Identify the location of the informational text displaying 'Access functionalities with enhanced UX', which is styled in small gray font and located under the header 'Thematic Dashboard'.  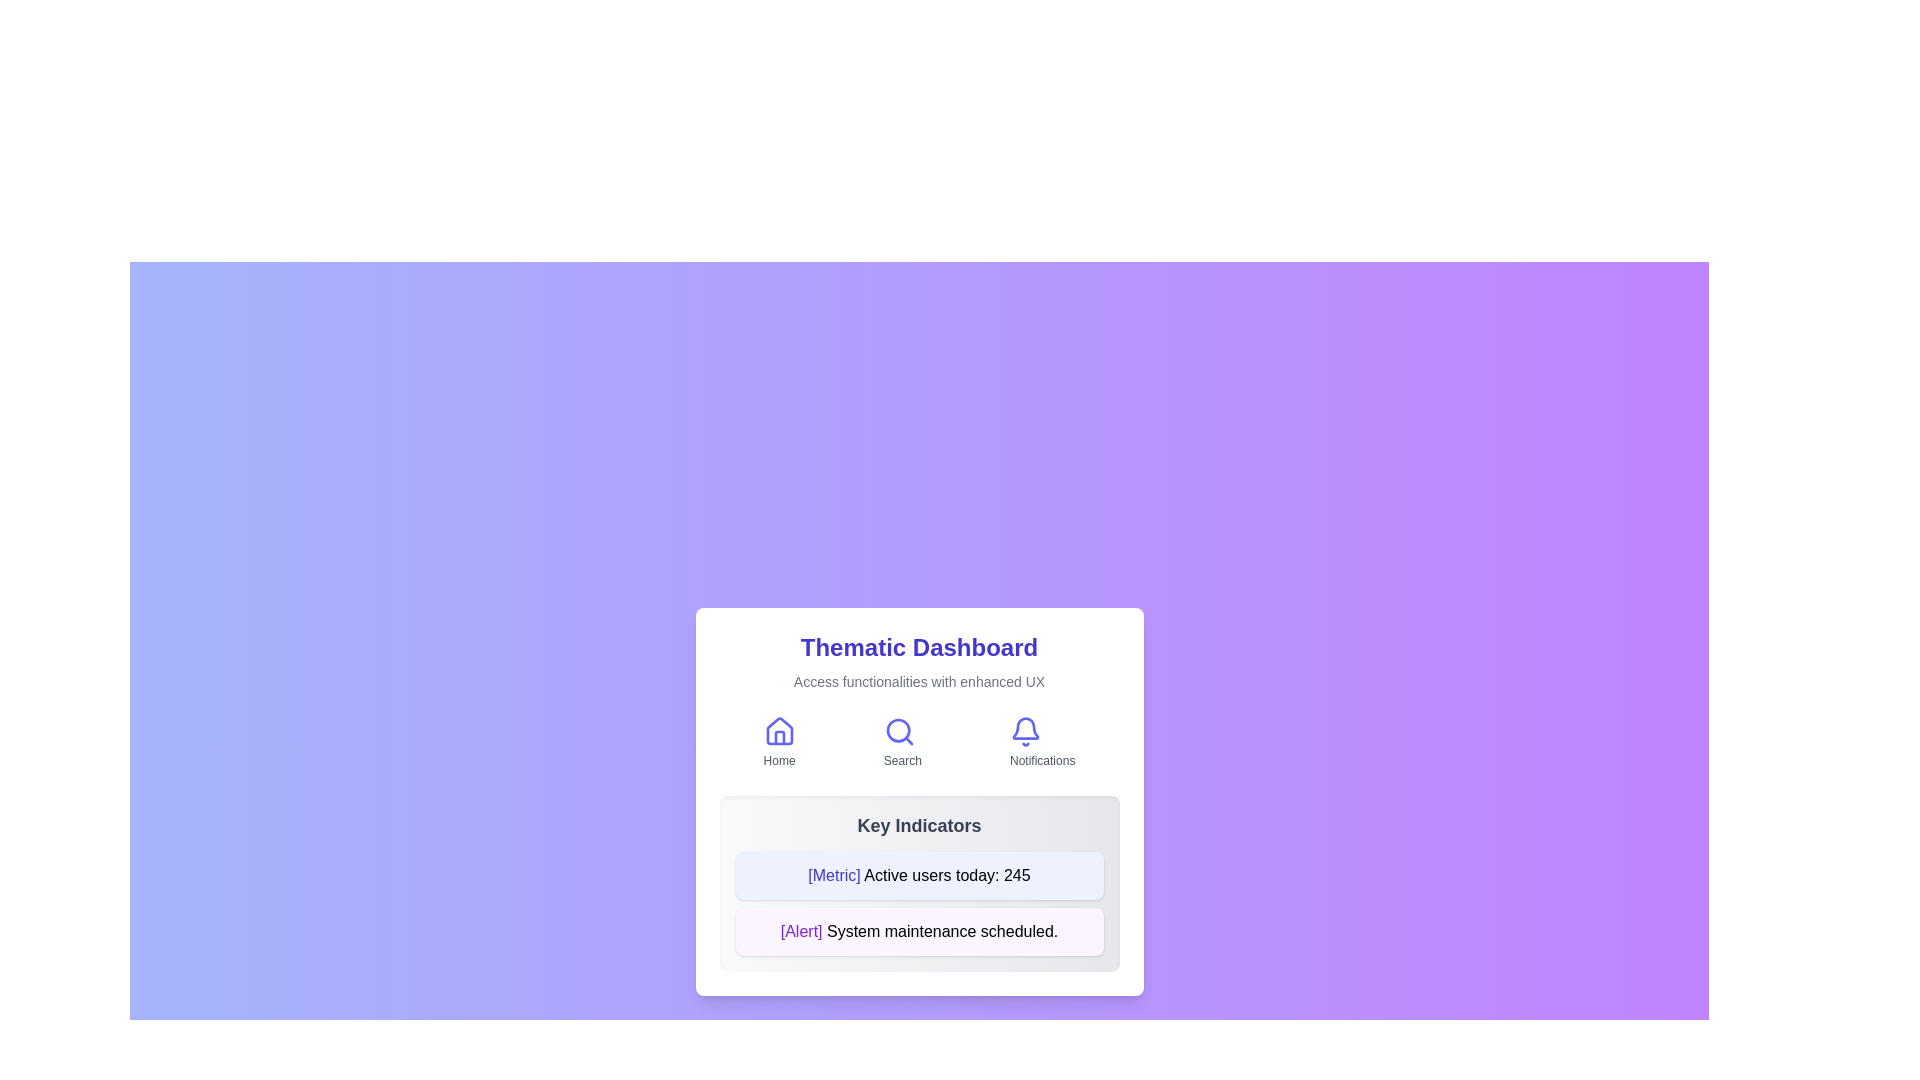
(918, 681).